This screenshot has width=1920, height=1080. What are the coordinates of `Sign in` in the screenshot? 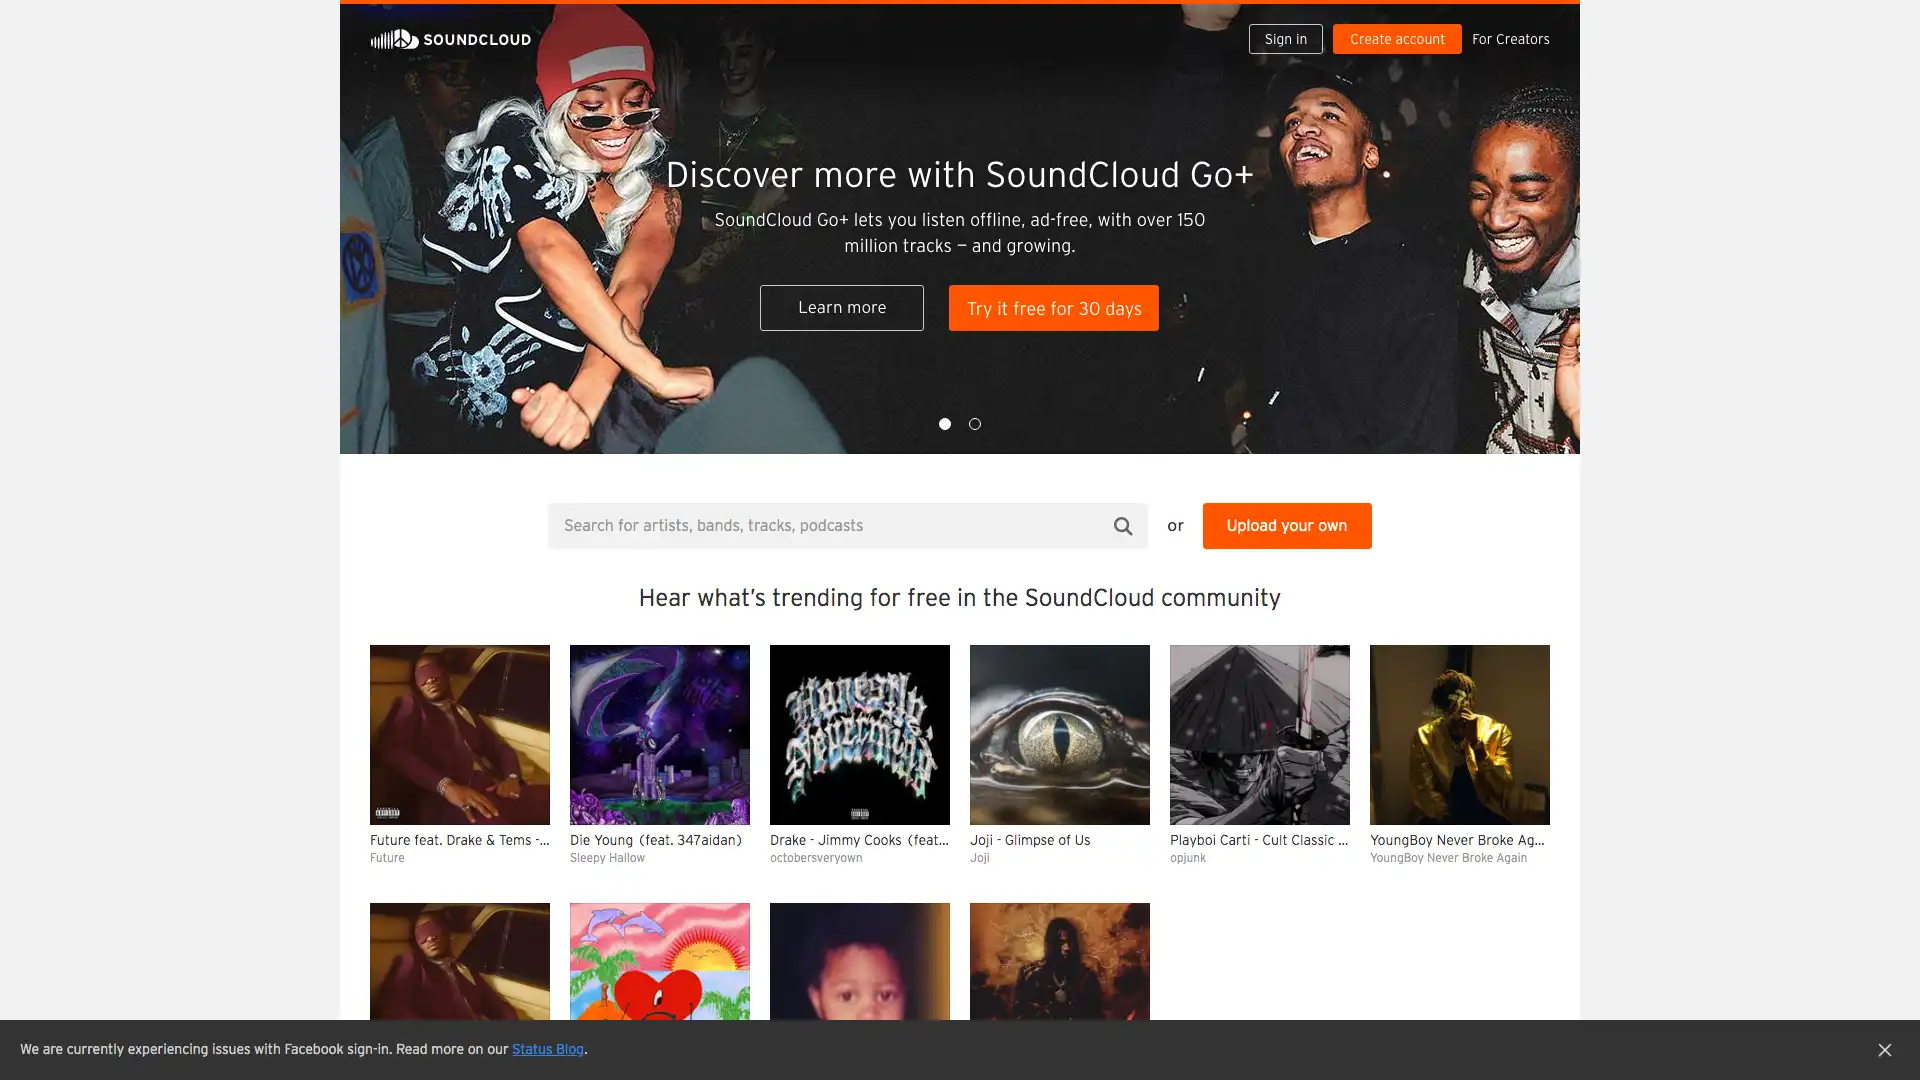 It's located at (1285, 38).